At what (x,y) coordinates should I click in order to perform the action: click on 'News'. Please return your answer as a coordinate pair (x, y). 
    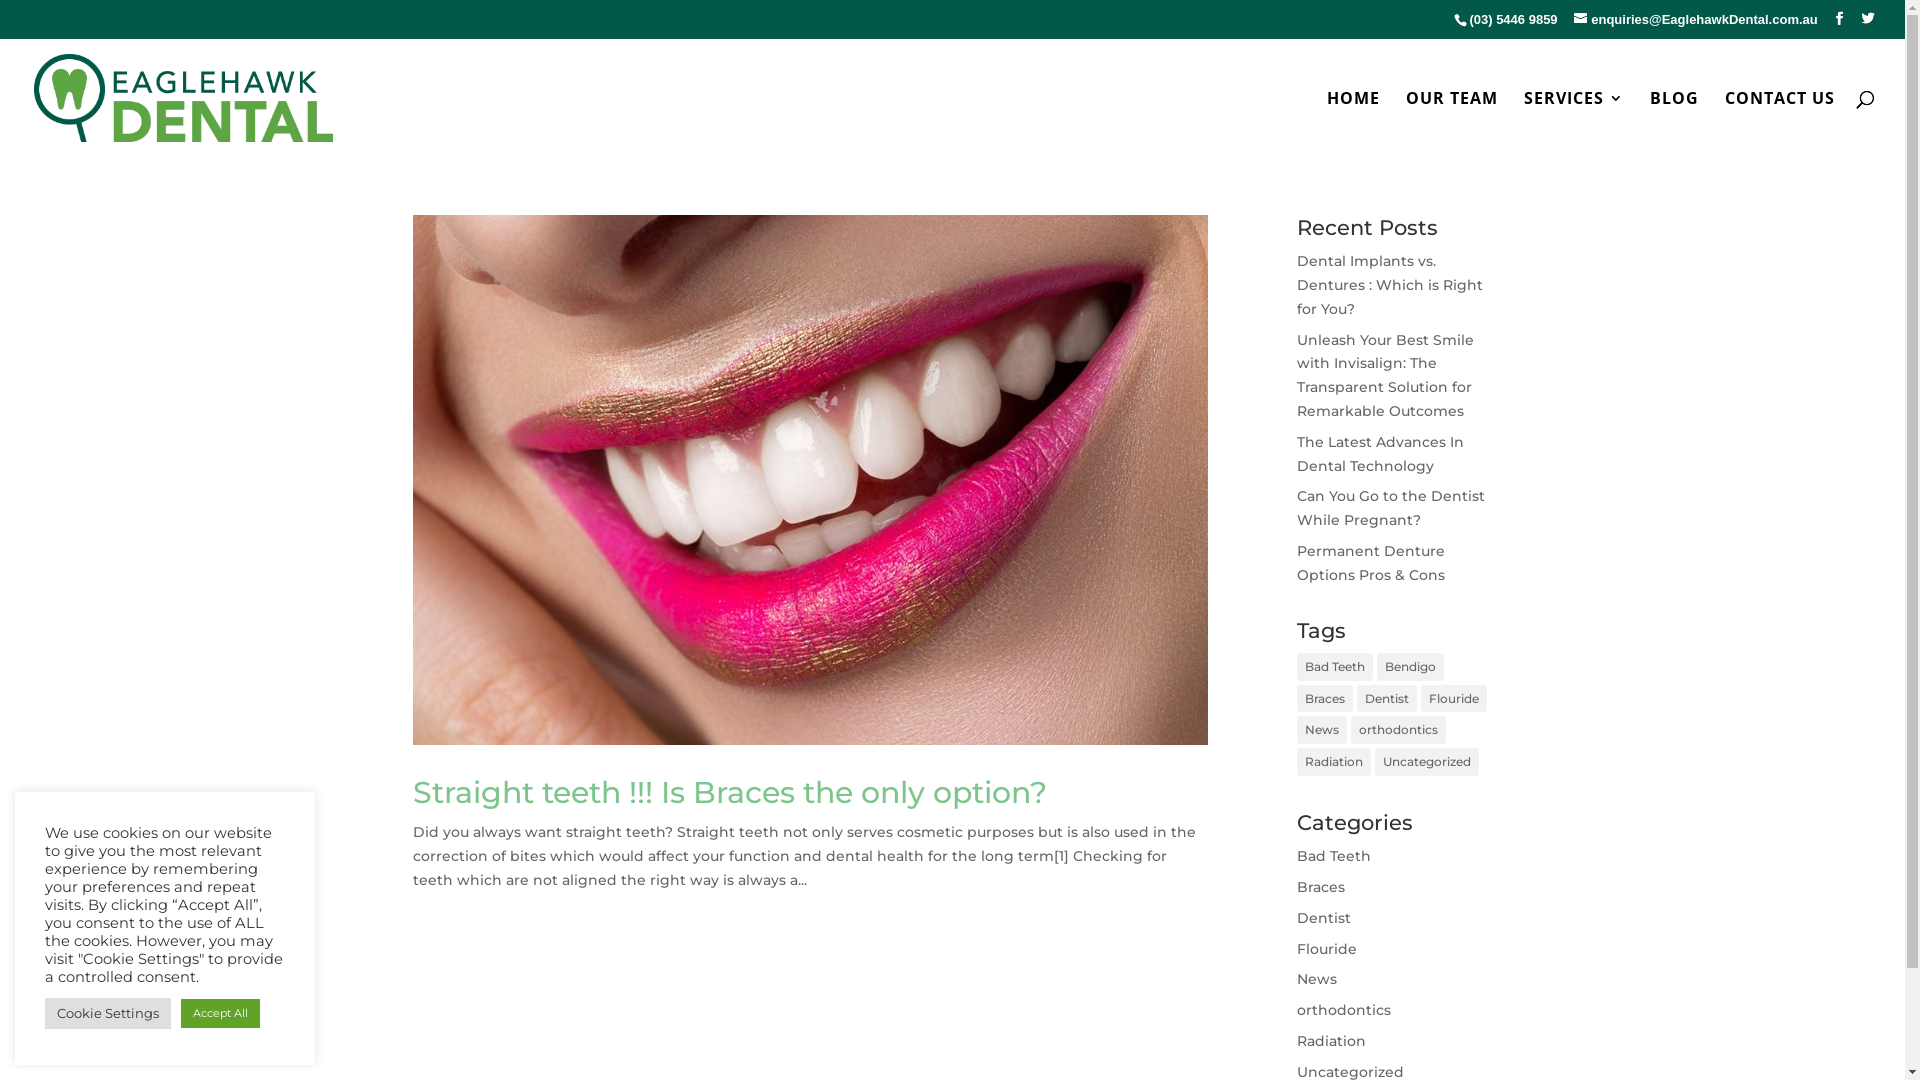
    Looking at the image, I should click on (1321, 729).